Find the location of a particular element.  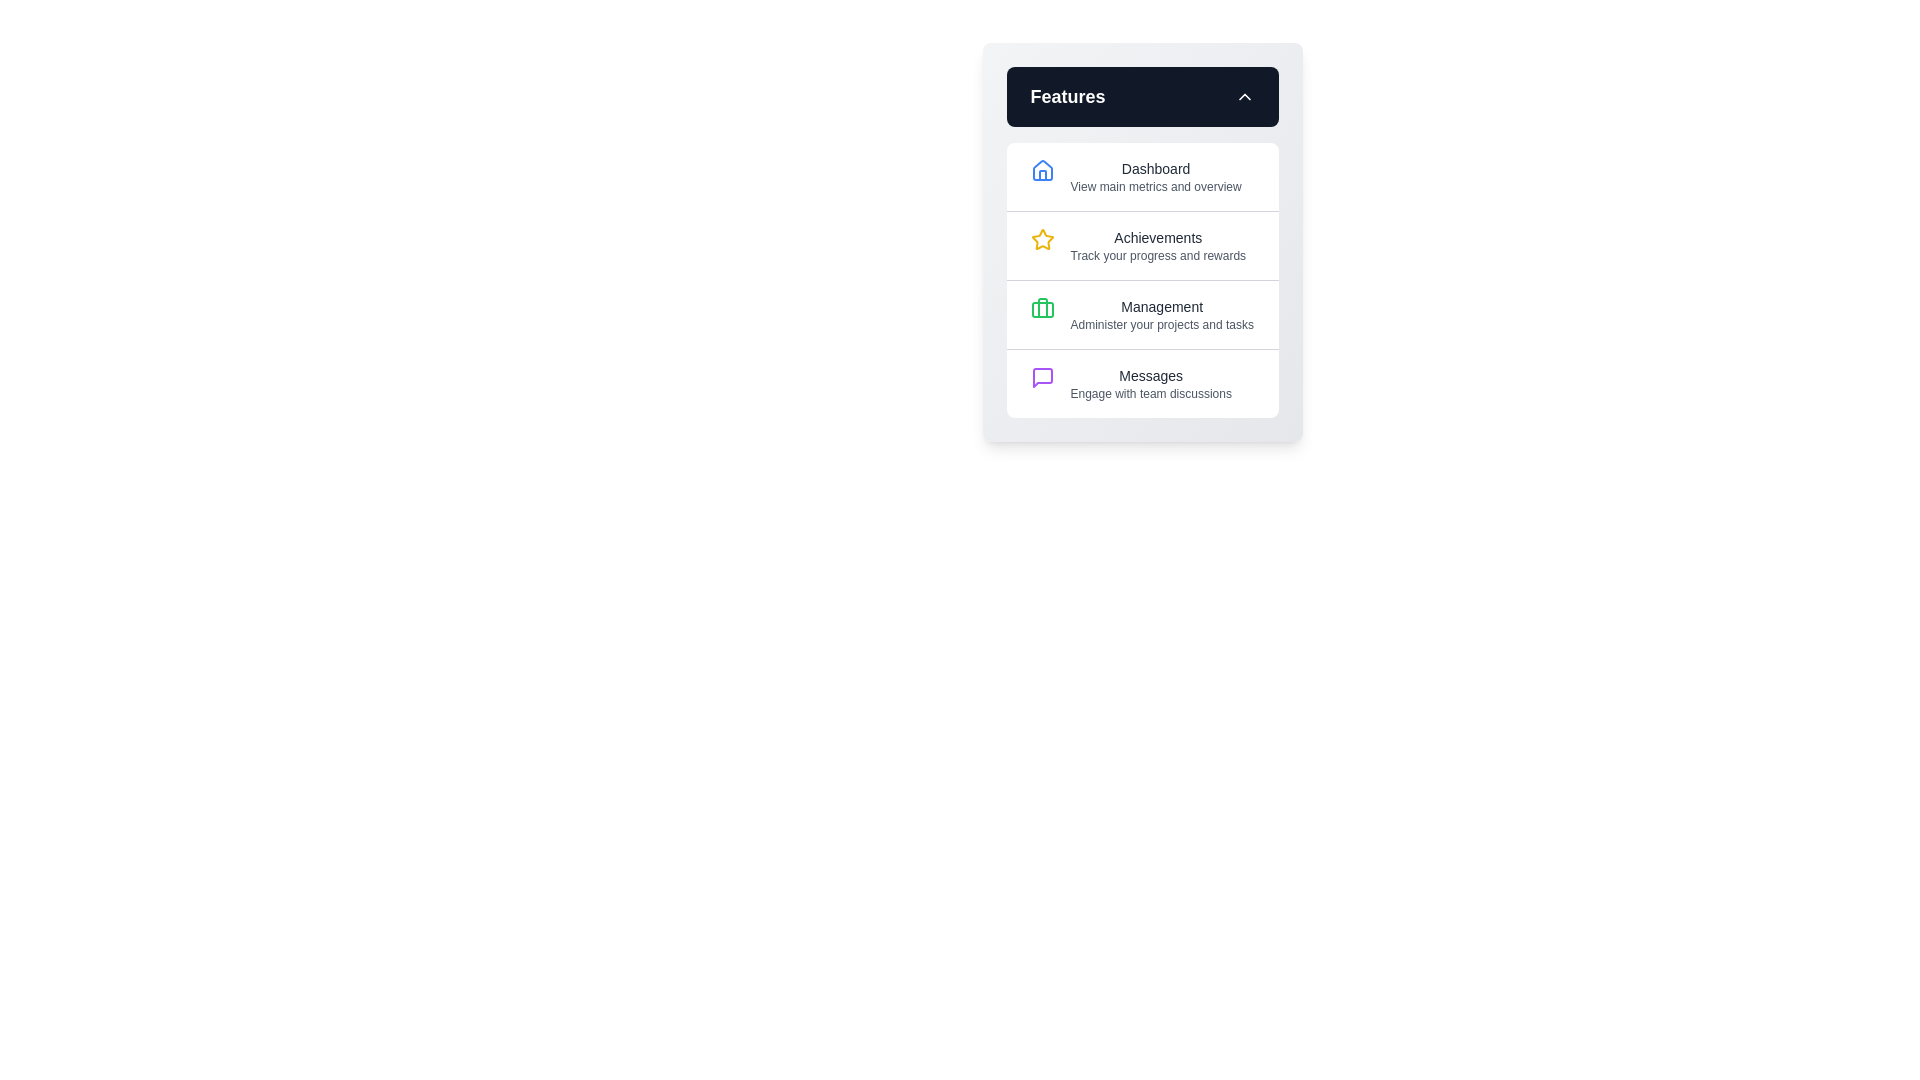

the descriptive text label located directly under the 'Messages' title in the 'Features' card is located at coordinates (1151, 393).